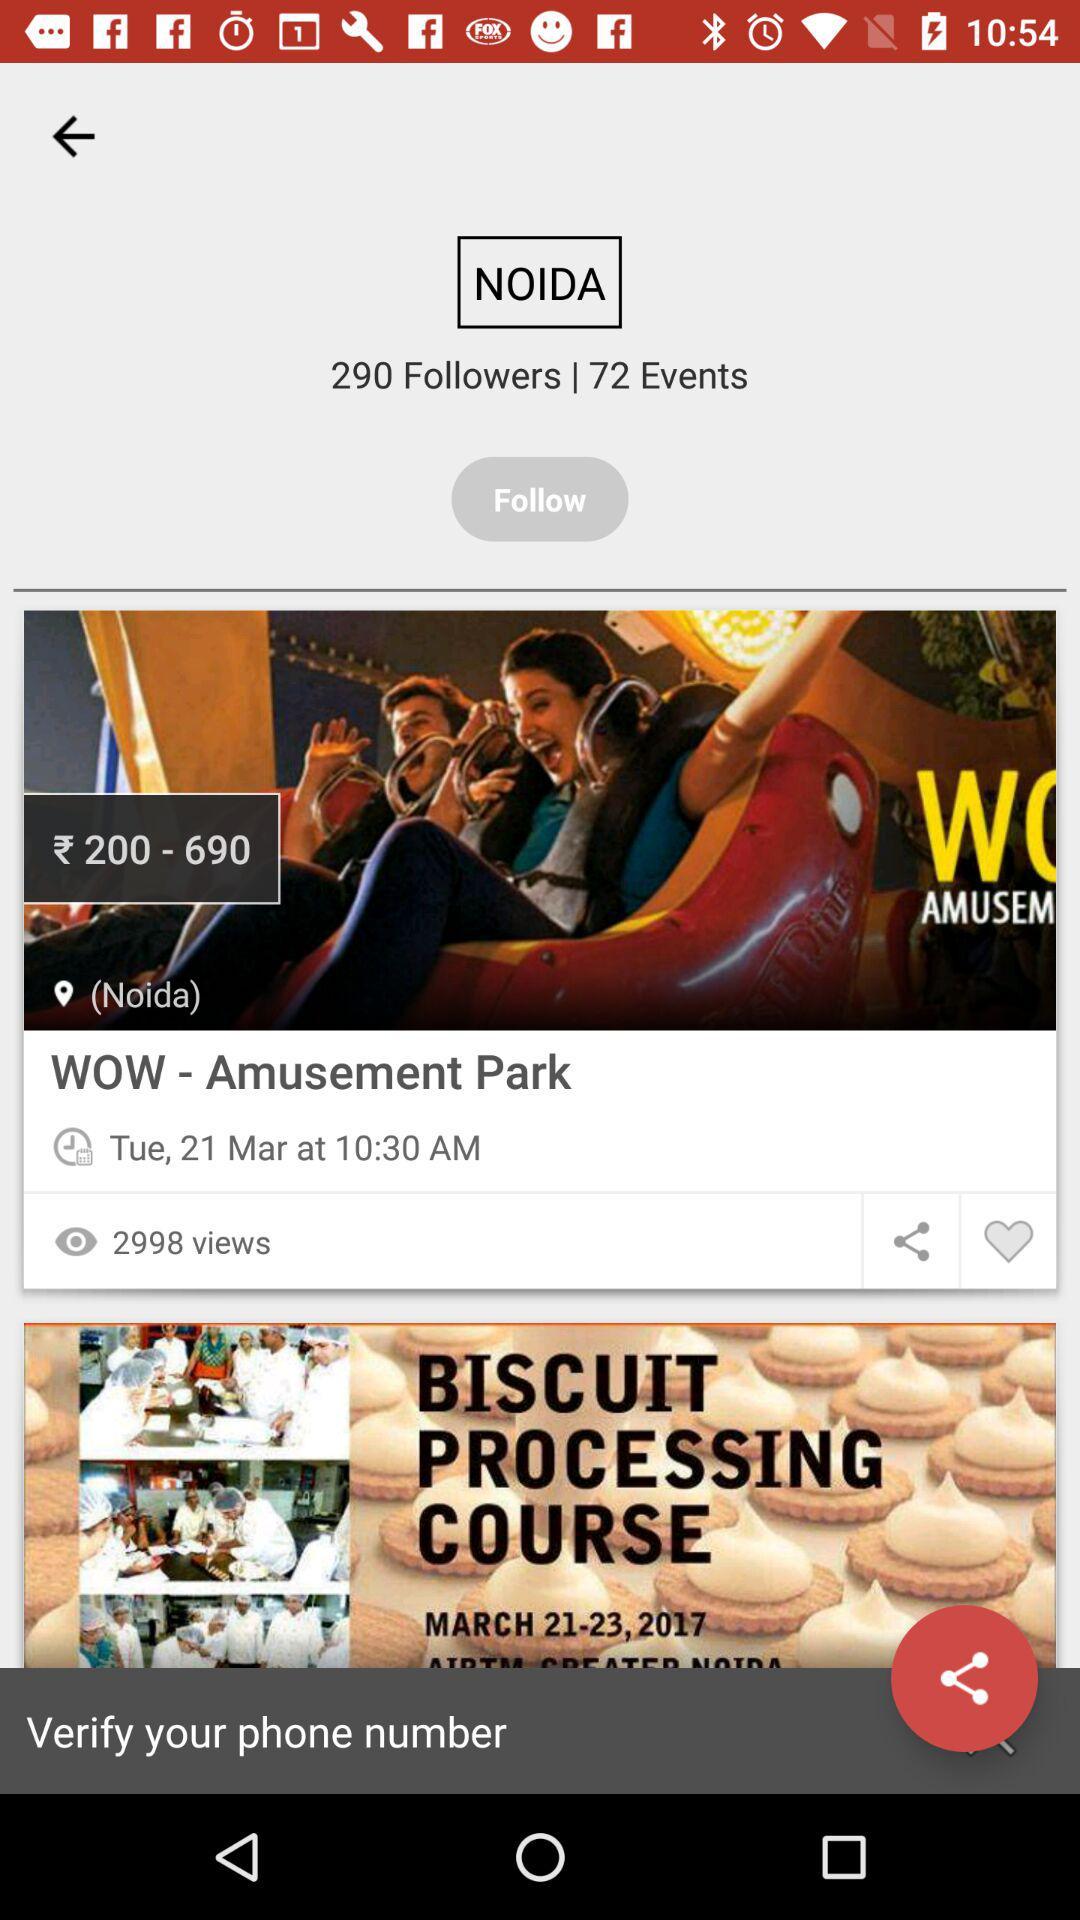 This screenshot has height=1920, width=1080. I want to click on the share icon, so click(963, 1678).